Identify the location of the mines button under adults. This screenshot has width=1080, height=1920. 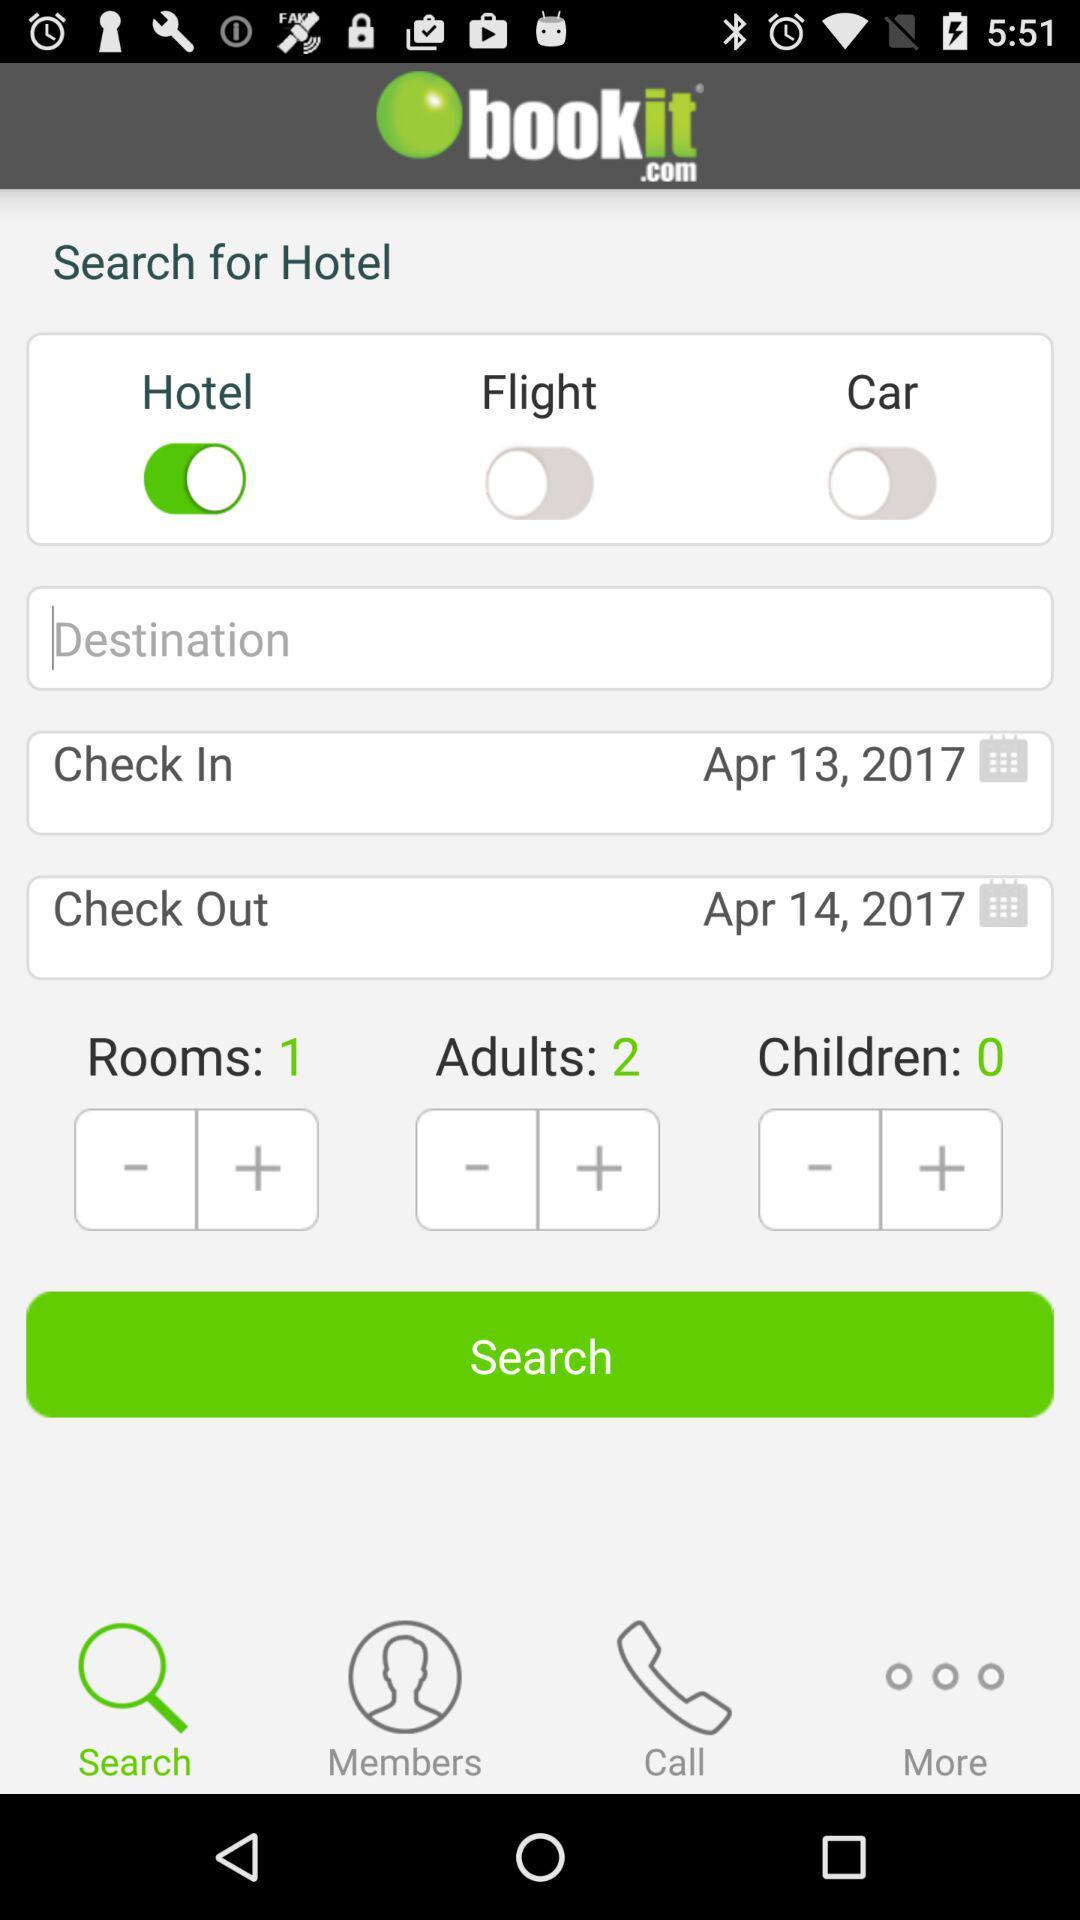
(477, 1170).